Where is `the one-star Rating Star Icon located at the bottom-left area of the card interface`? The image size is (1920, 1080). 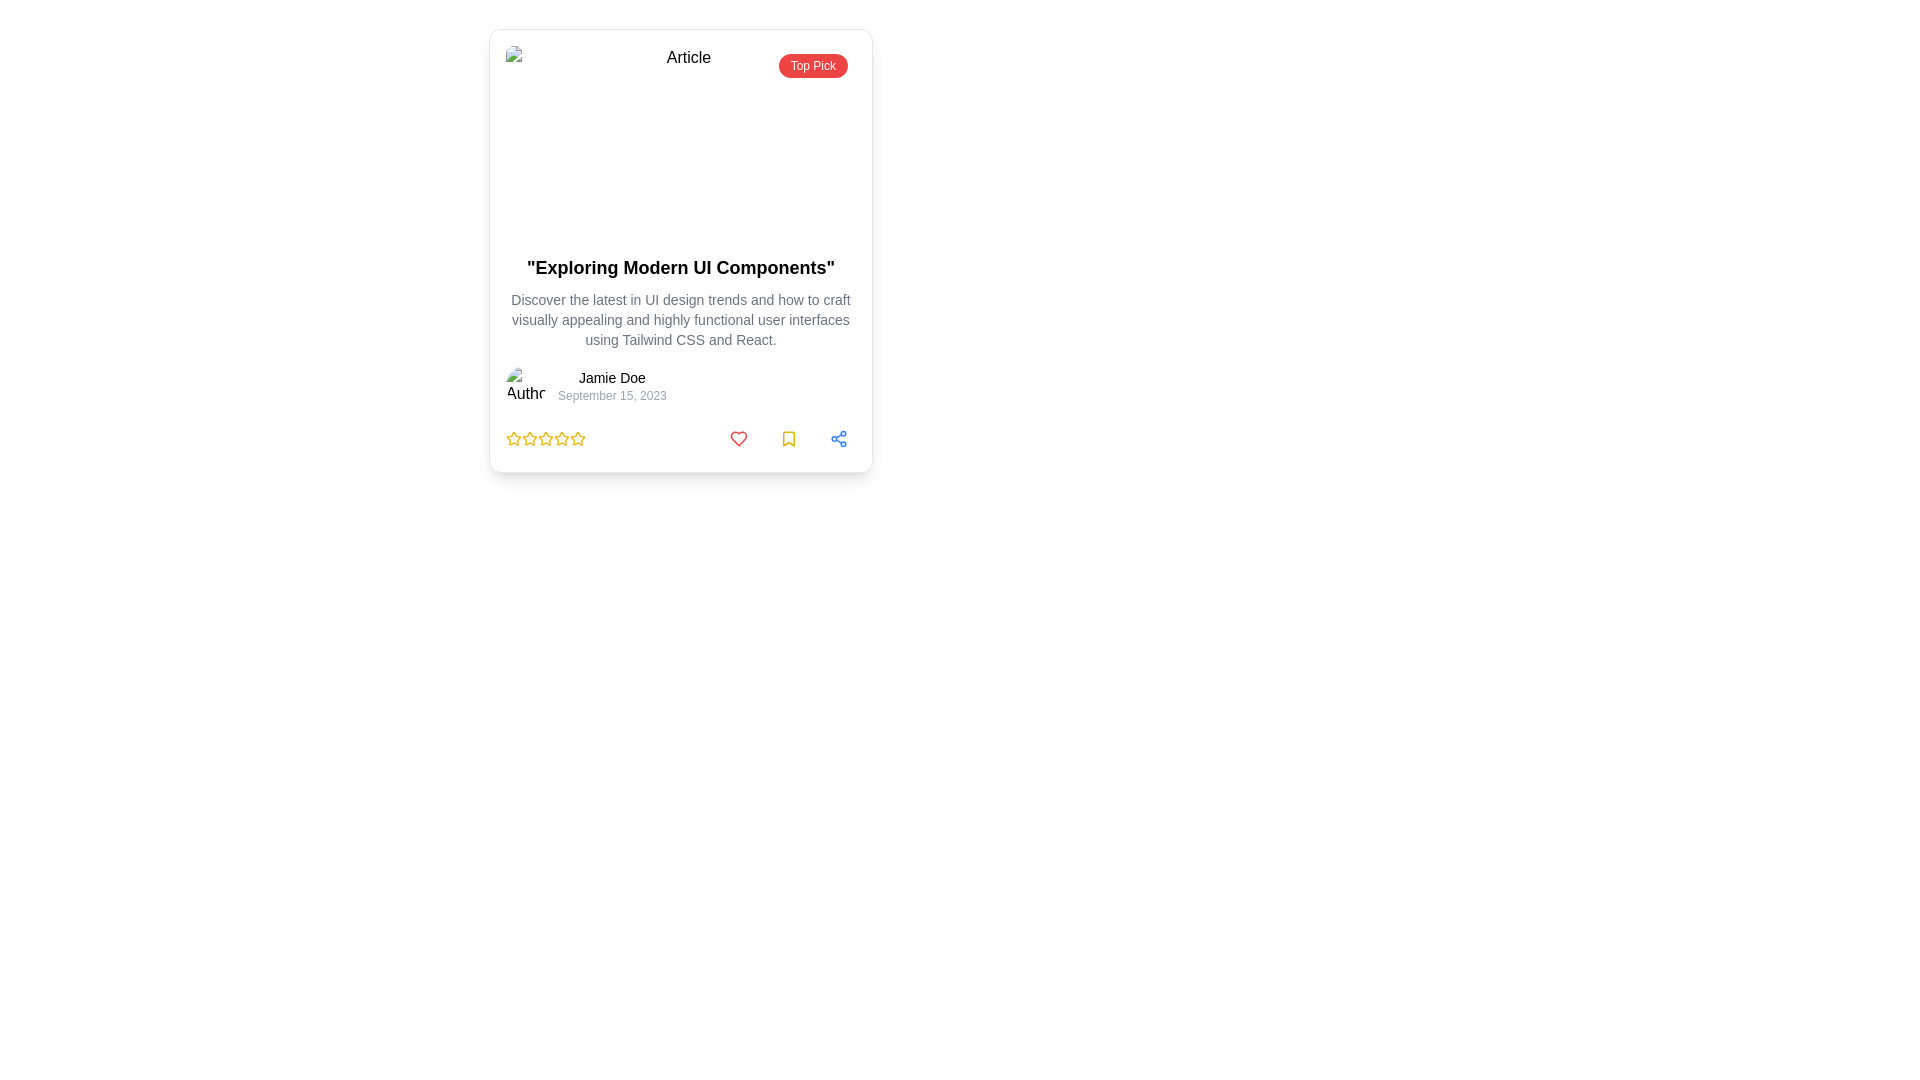 the one-star Rating Star Icon located at the bottom-left area of the card interface is located at coordinates (529, 437).